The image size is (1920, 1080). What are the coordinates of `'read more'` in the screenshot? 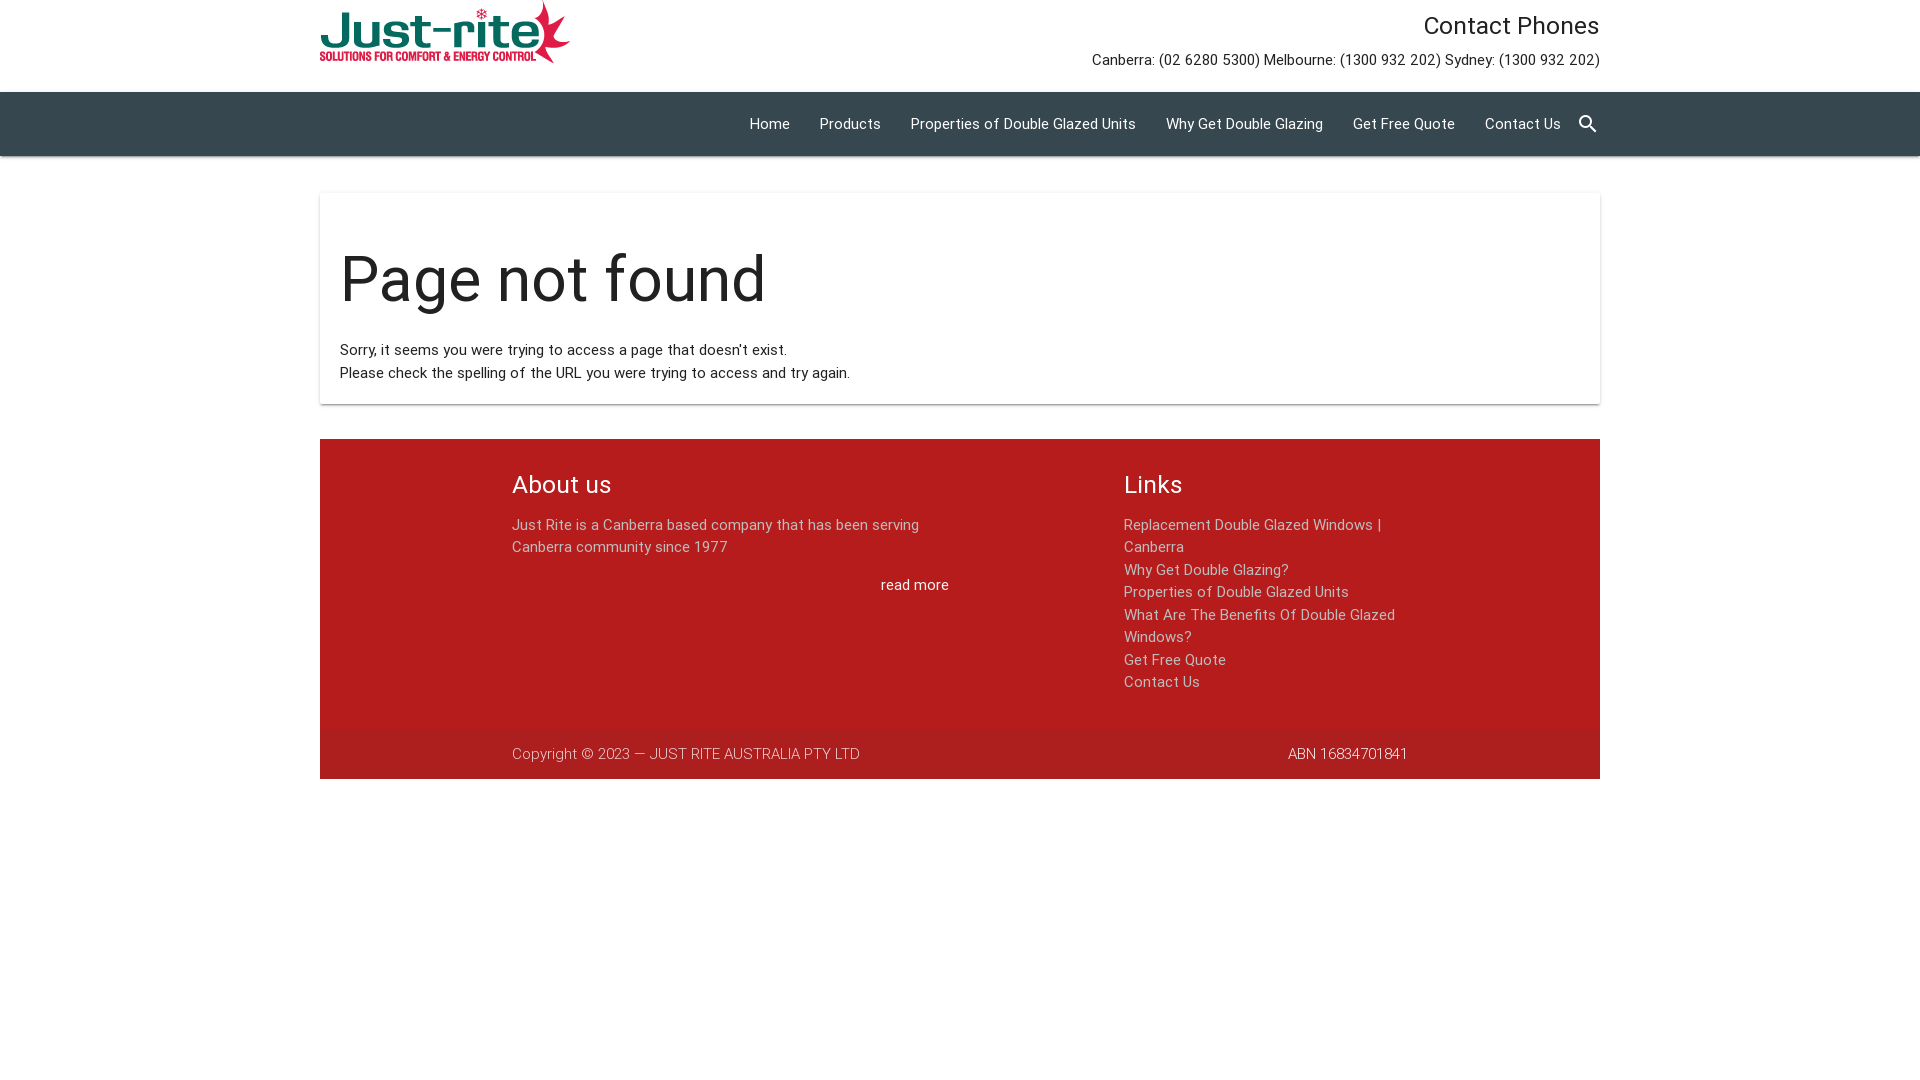 It's located at (914, 585).